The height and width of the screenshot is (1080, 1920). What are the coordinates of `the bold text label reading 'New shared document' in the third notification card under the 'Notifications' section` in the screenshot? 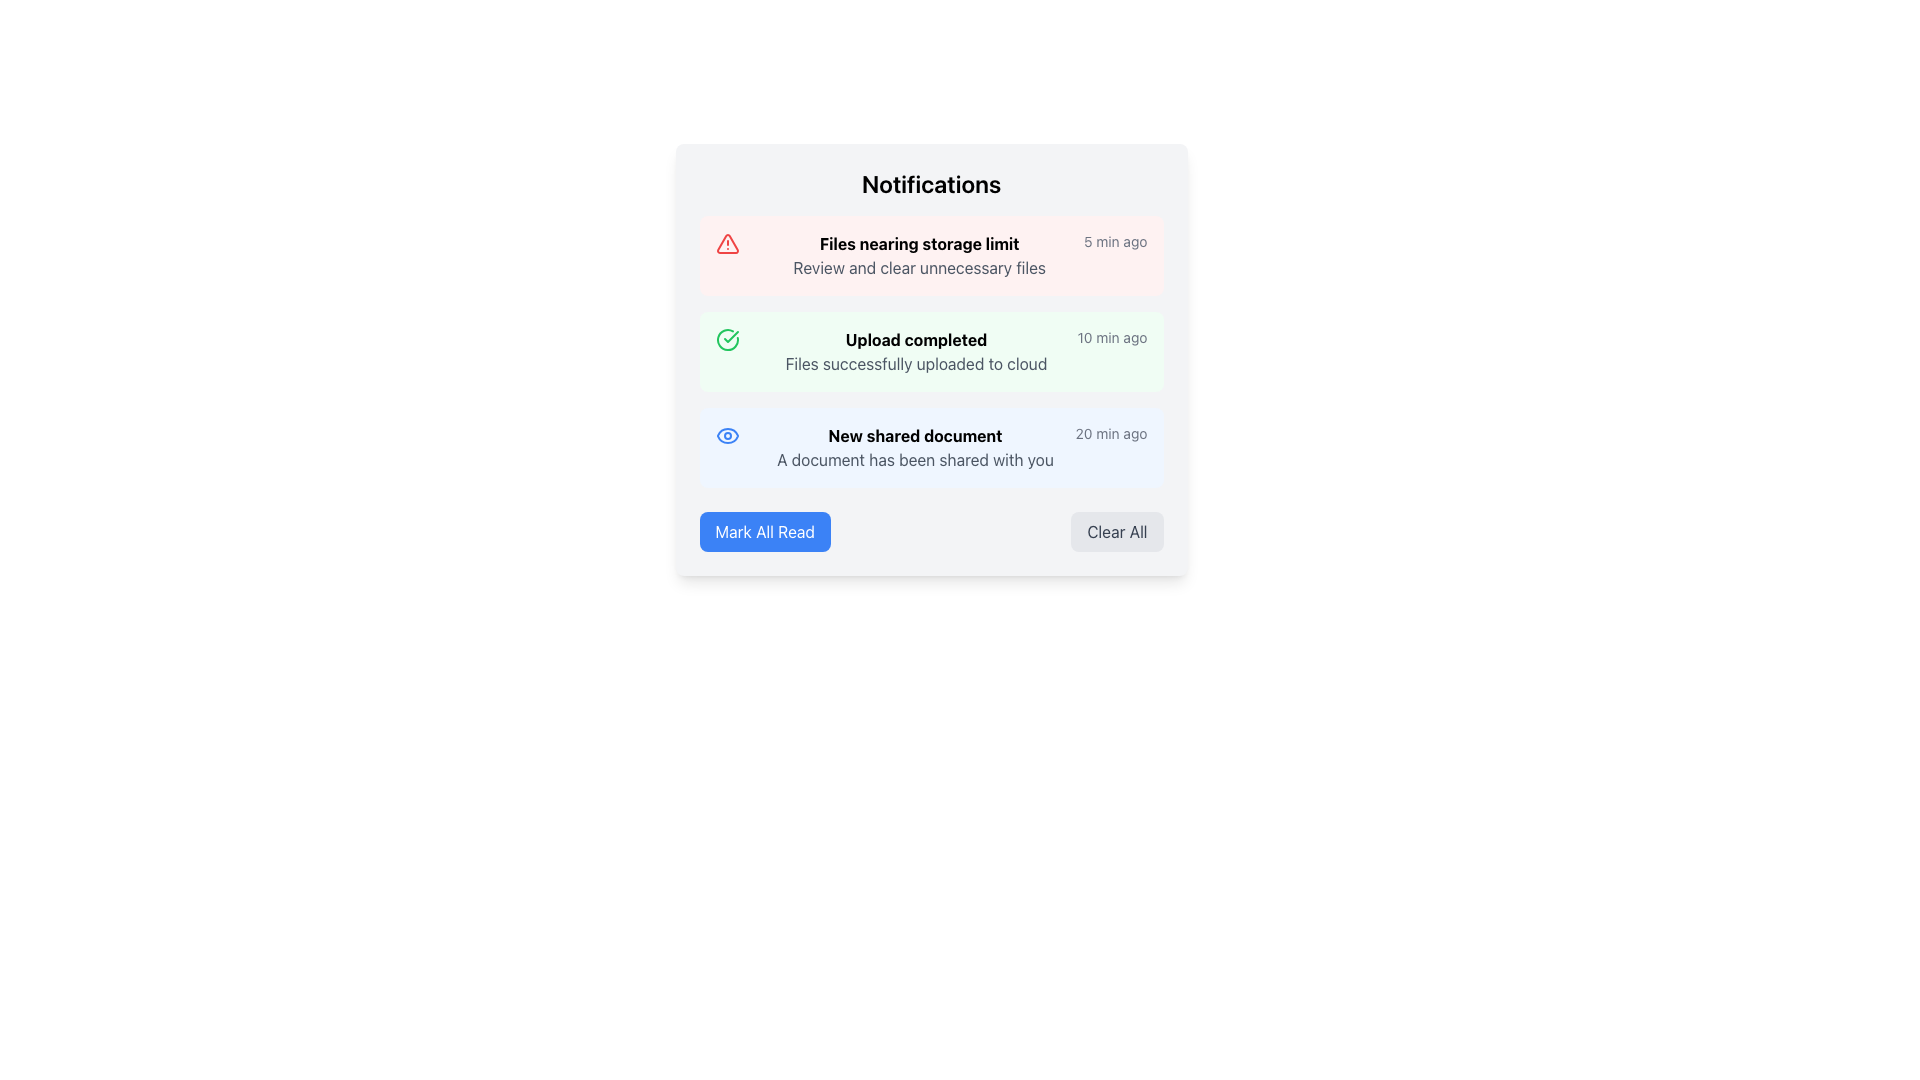 It's located at (914, 434).